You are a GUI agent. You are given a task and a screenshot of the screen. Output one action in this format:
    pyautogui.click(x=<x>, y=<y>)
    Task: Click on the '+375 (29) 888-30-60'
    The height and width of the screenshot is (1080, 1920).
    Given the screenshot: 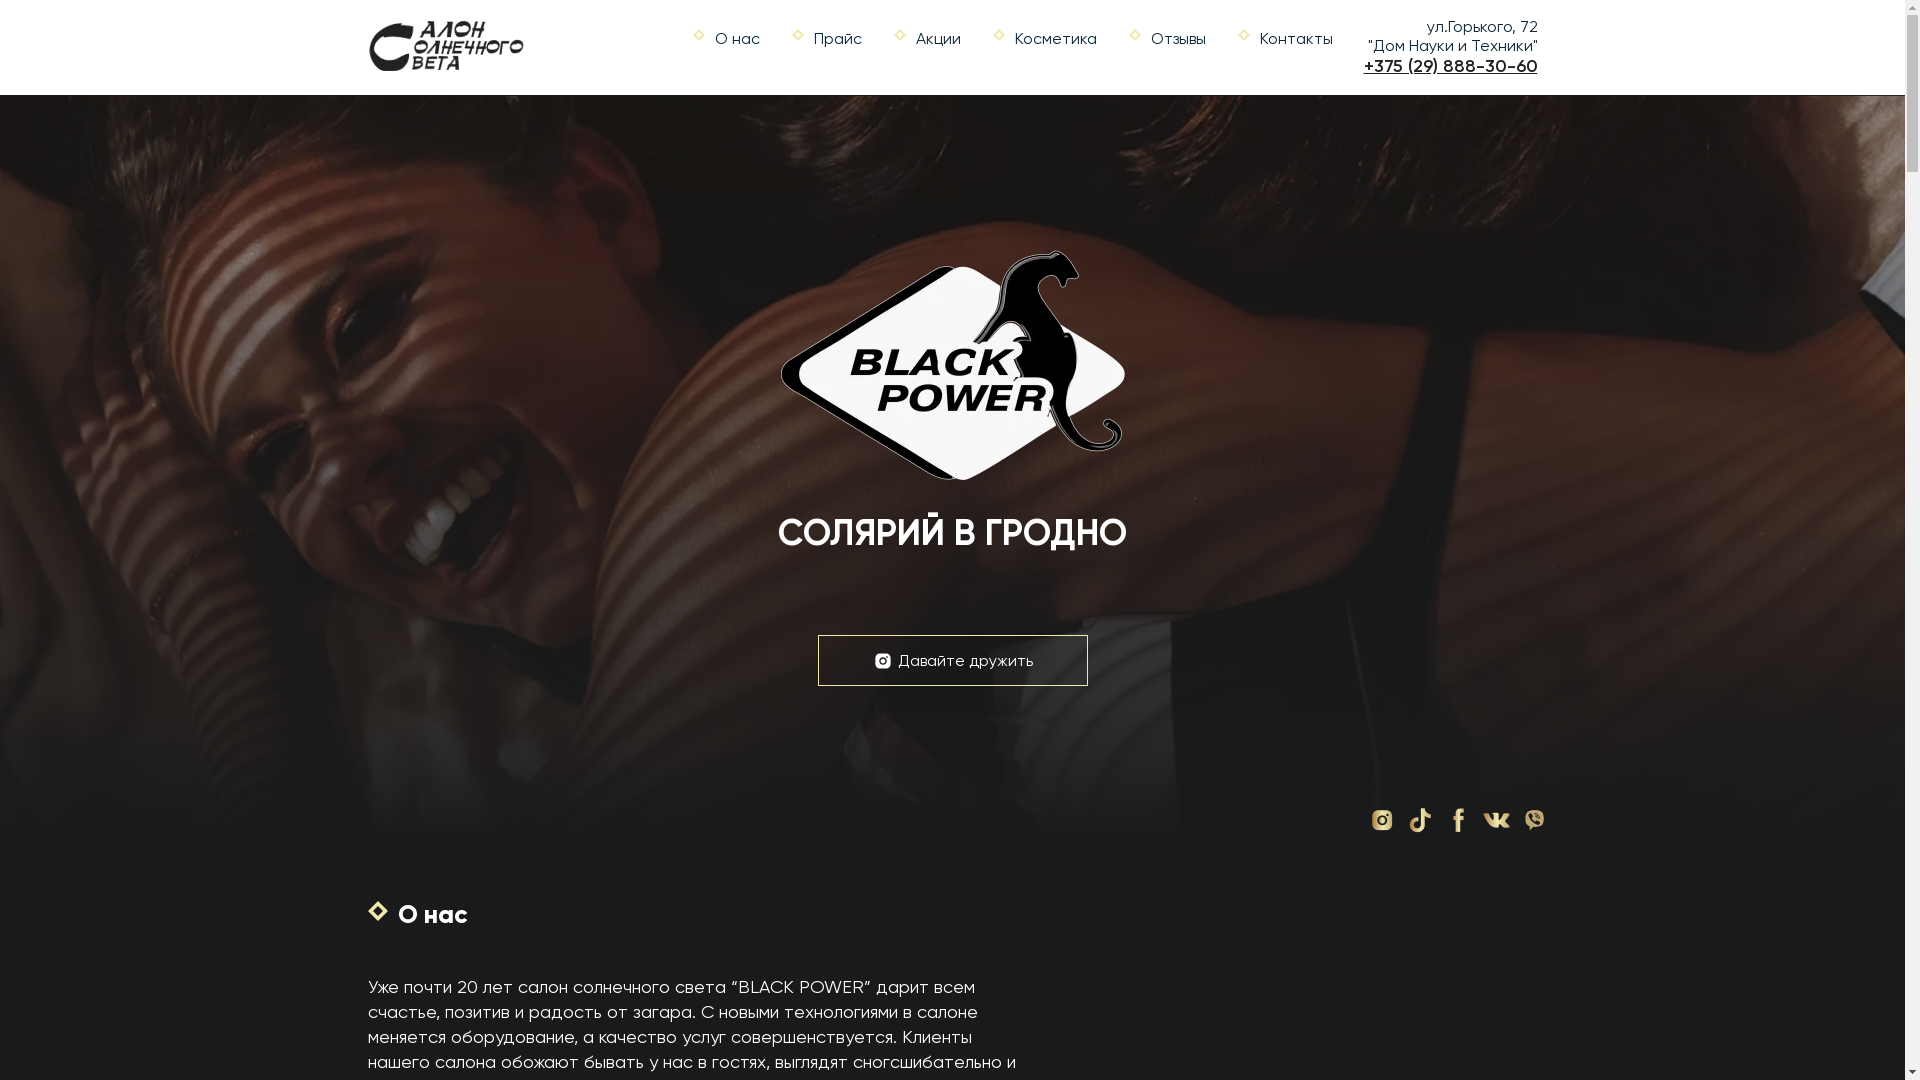 What is the action you would take?
    pyautogui.click(x=1362, y=64)
    